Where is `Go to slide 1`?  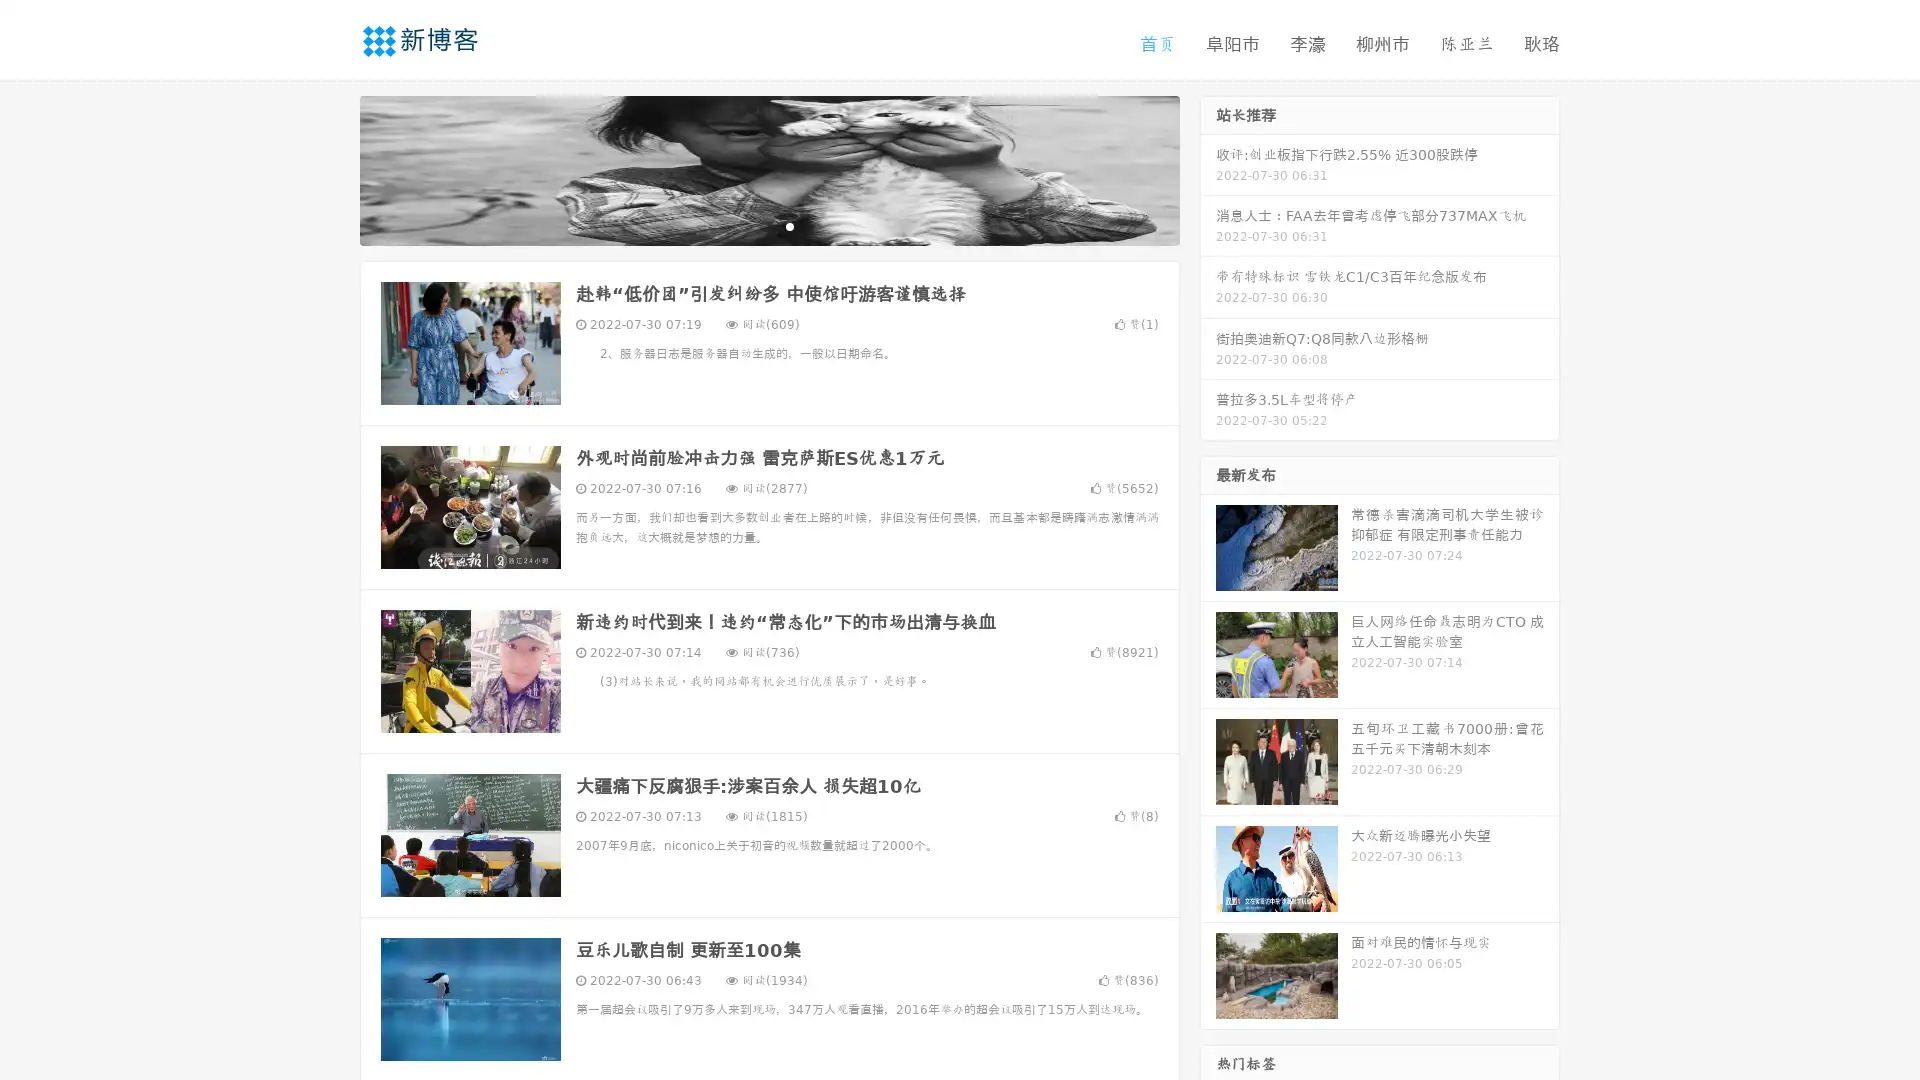 Go to slide 1 is located at coordinates (748, 225).